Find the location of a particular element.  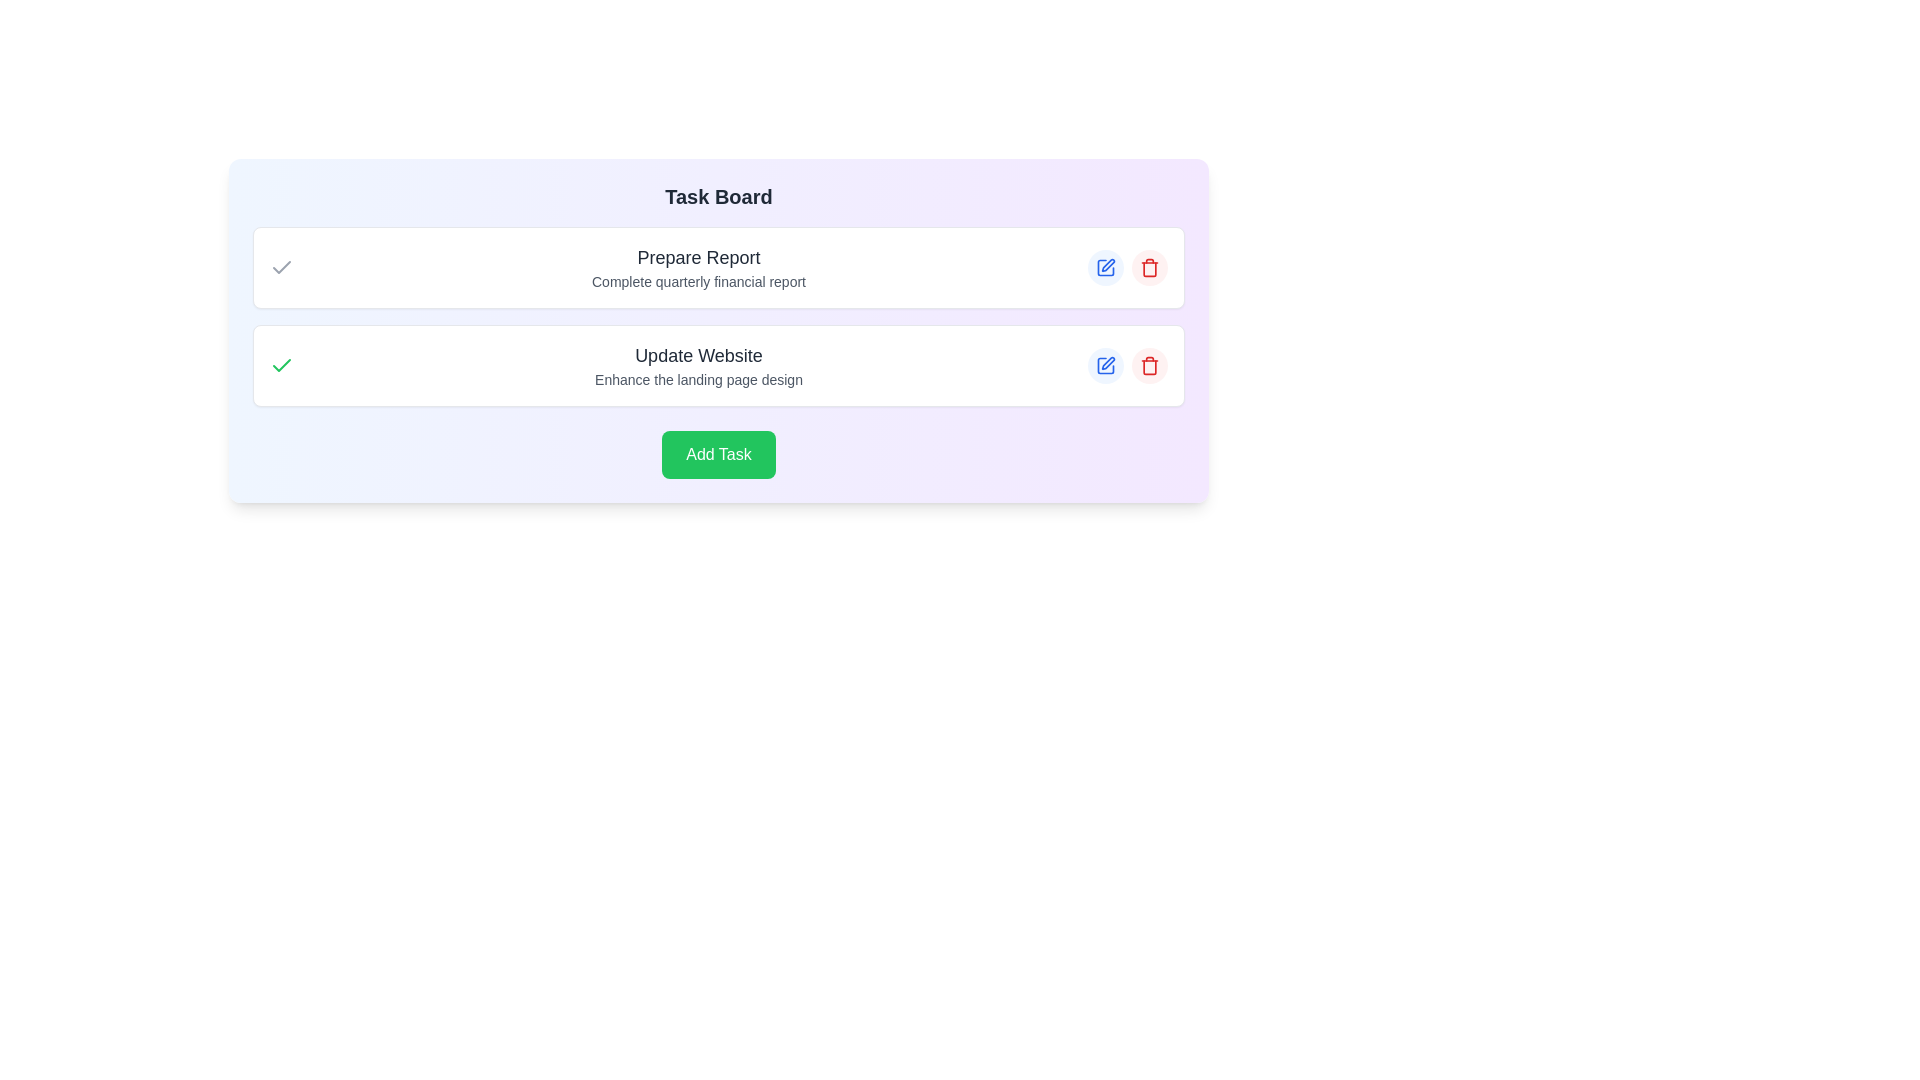

the Icon button, which is the second icon to the right of the 'Update Website' task in the task board located in the second task row beneath the 'Prepare Report' task row is located at coordinates (1107, 363).